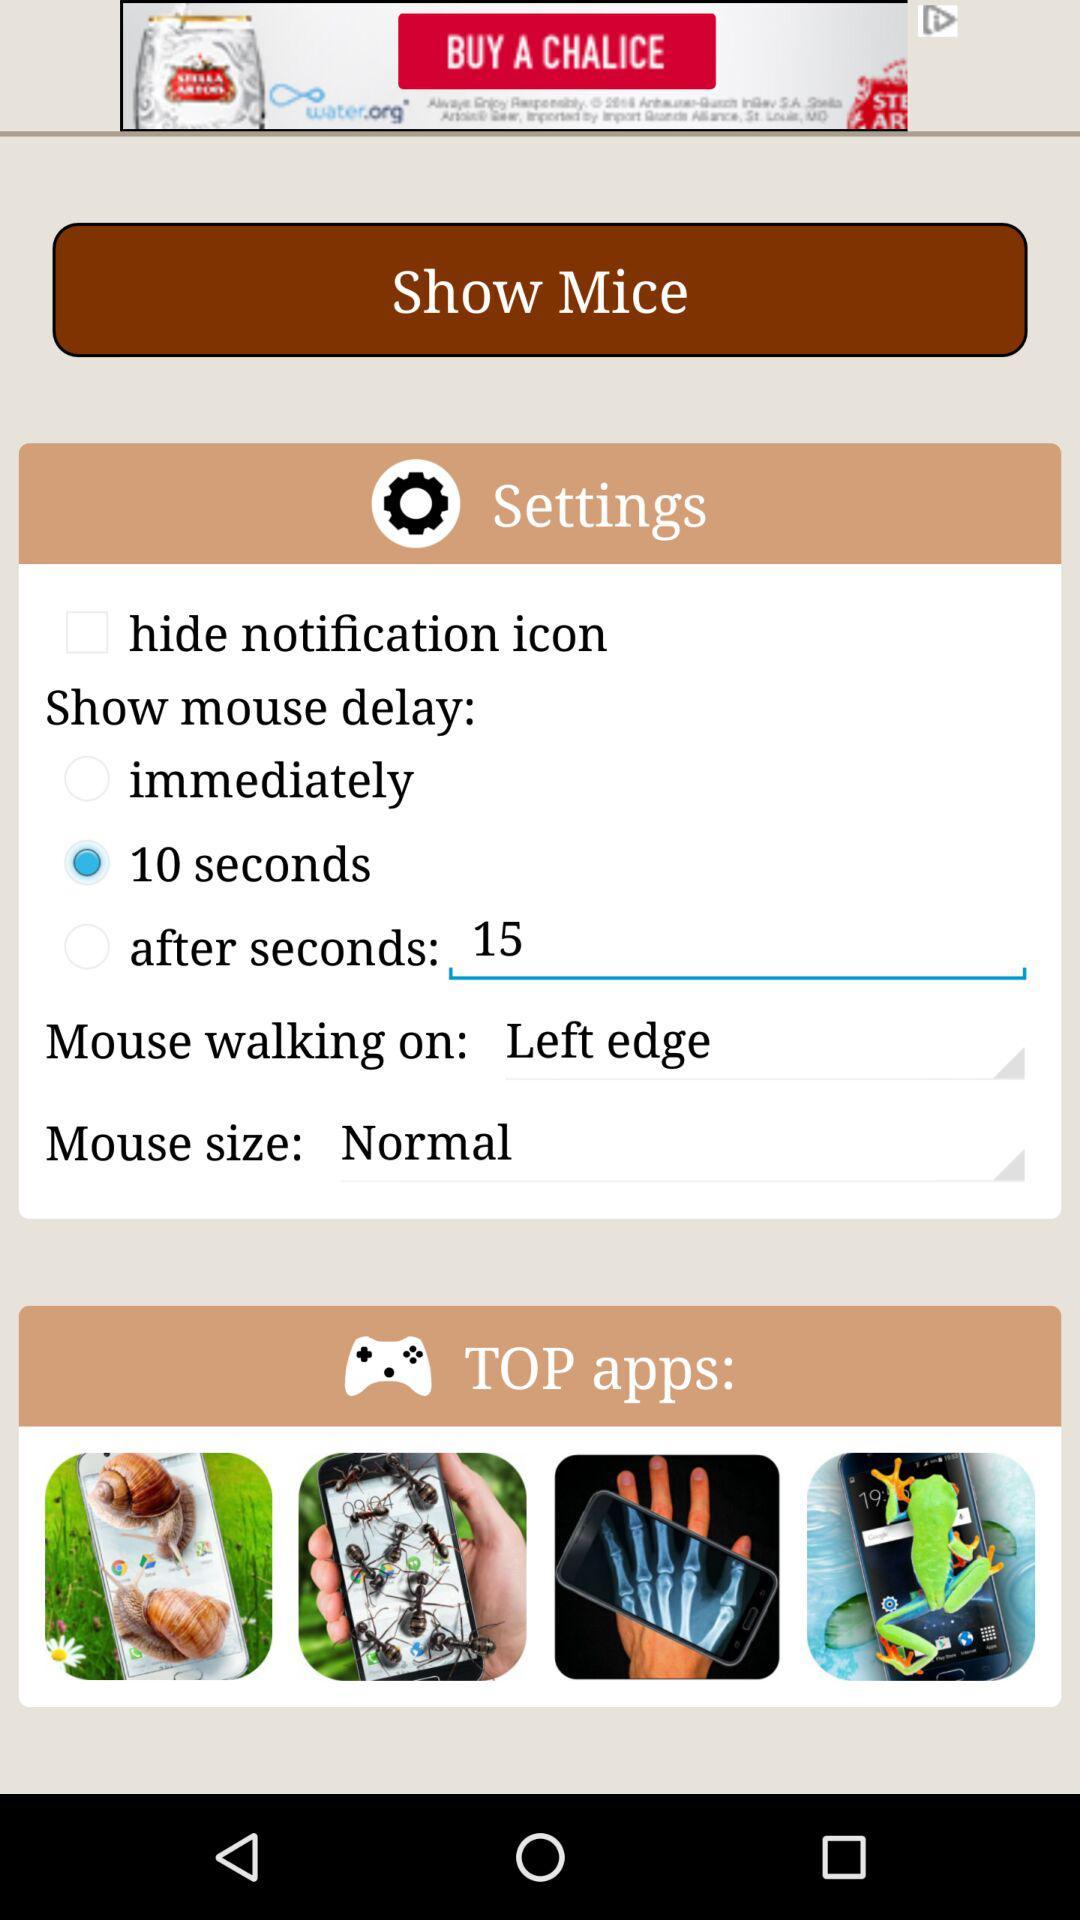  Describe the element at coordinates (666, 1565) in the screenshot. I see `app image` at that location.